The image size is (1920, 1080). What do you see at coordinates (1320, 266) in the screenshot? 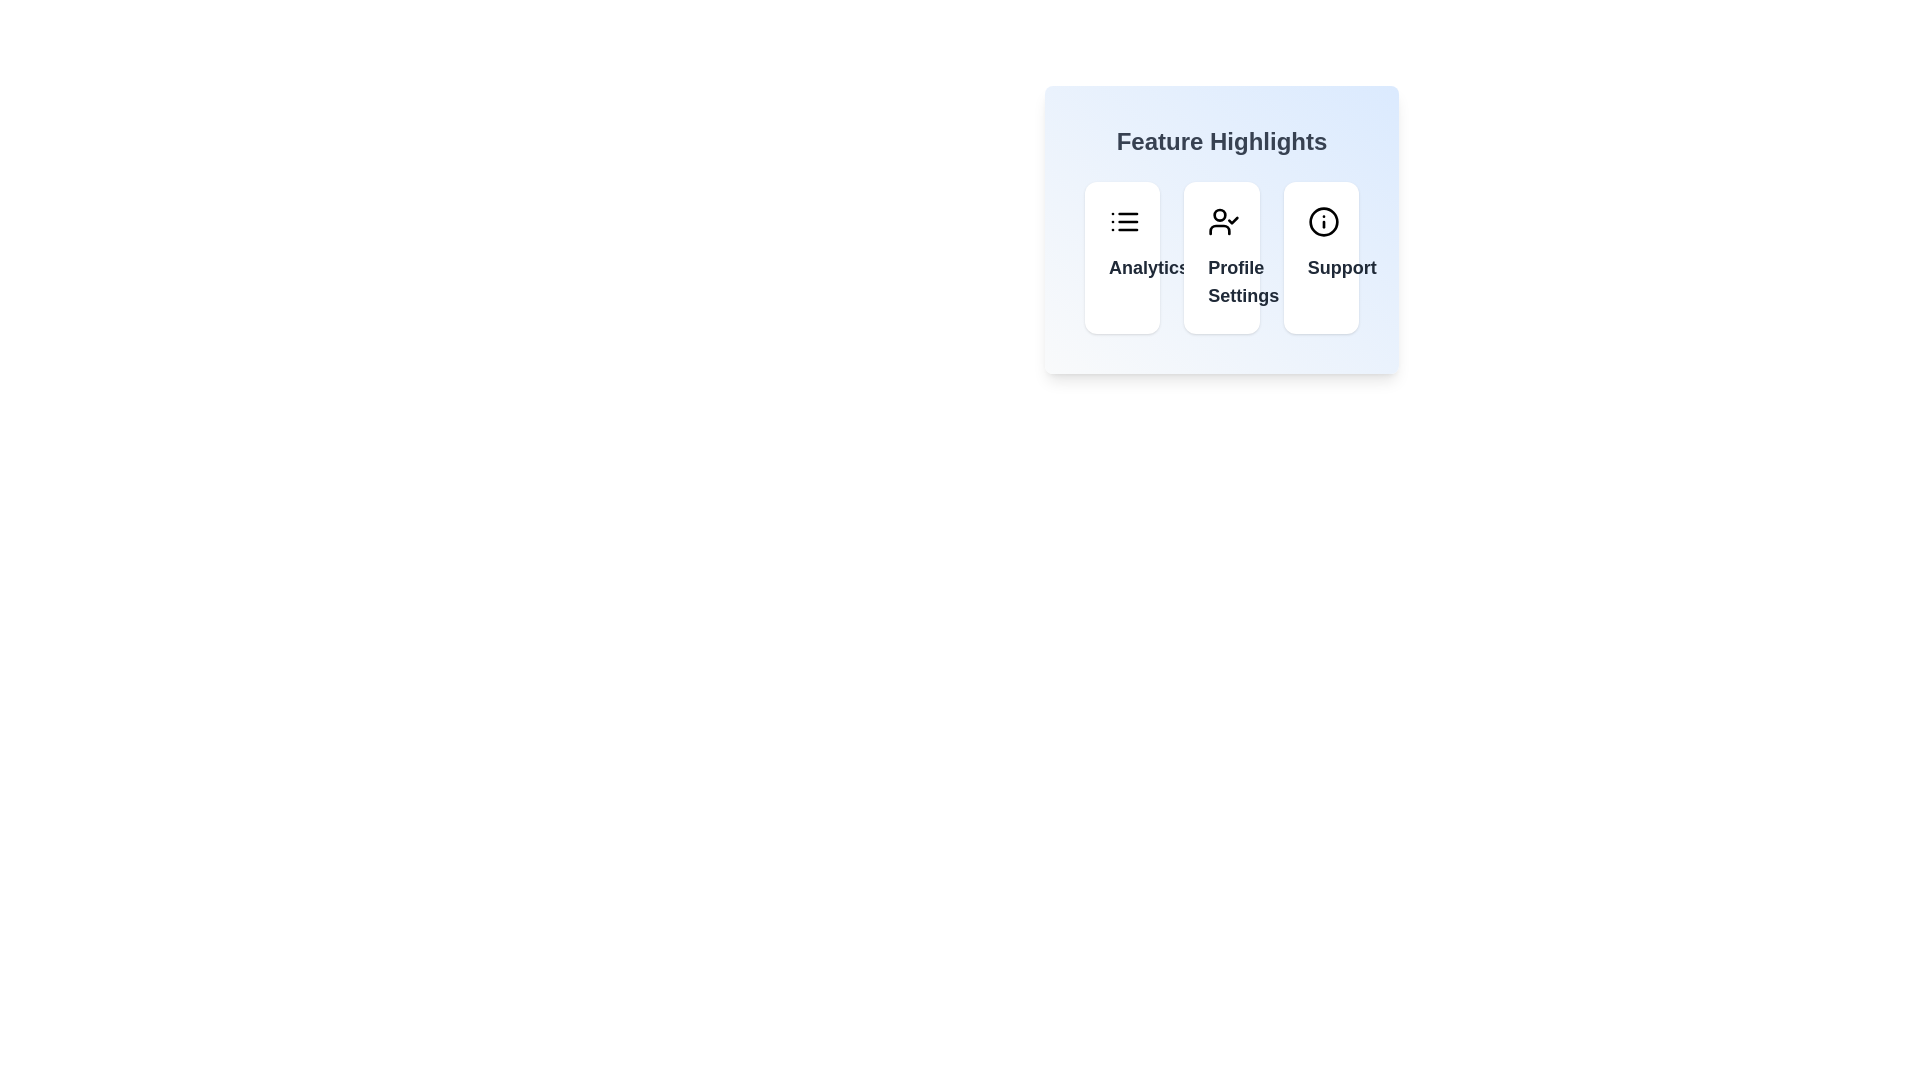
I see `the 'Support' button located in the third position from left to right under the 'Feature Highlights' header` at bounding box center [1320, 266].